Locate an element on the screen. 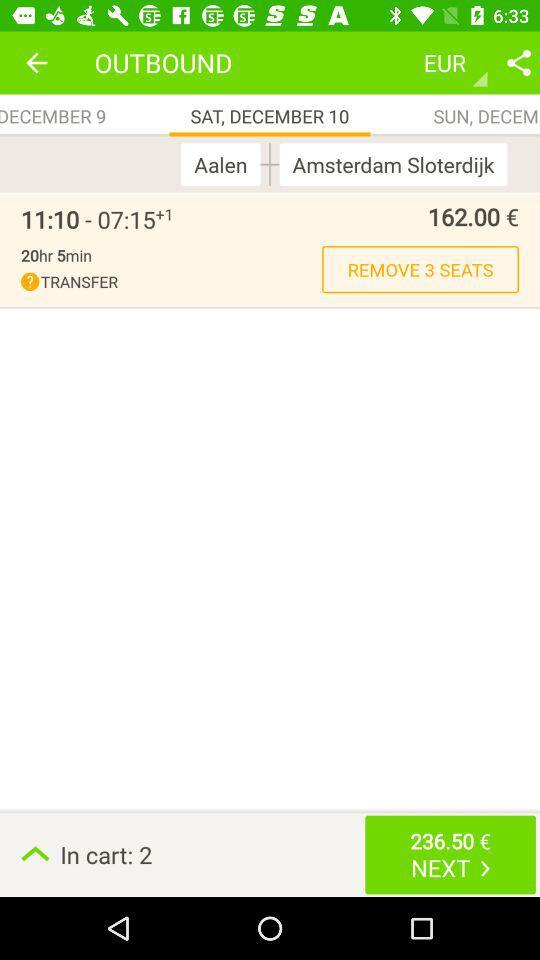 This screenshot has width=540, height=960. icon above the transfer item is located at coordinates (56, 254).